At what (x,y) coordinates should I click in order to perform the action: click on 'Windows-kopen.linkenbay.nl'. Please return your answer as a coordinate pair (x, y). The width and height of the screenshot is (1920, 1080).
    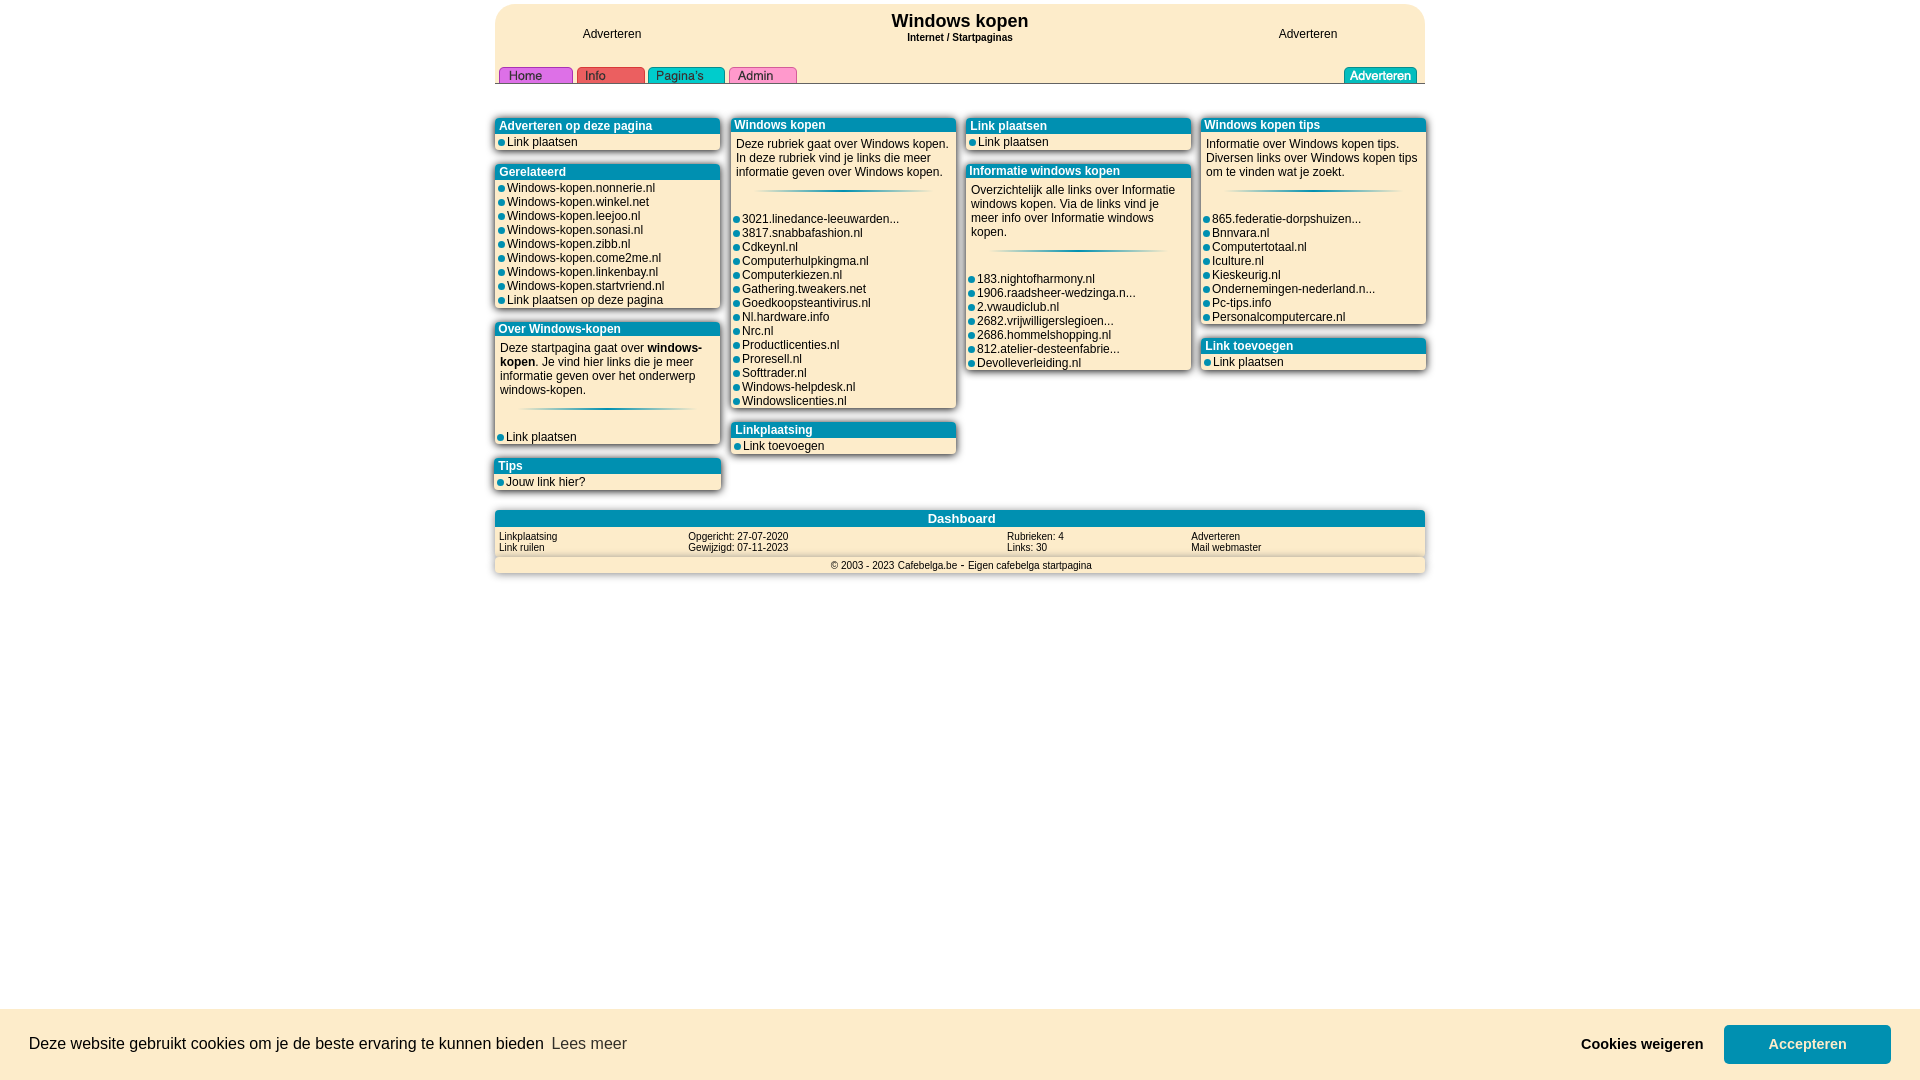
    Looking at the image, I should click on (581, 272).